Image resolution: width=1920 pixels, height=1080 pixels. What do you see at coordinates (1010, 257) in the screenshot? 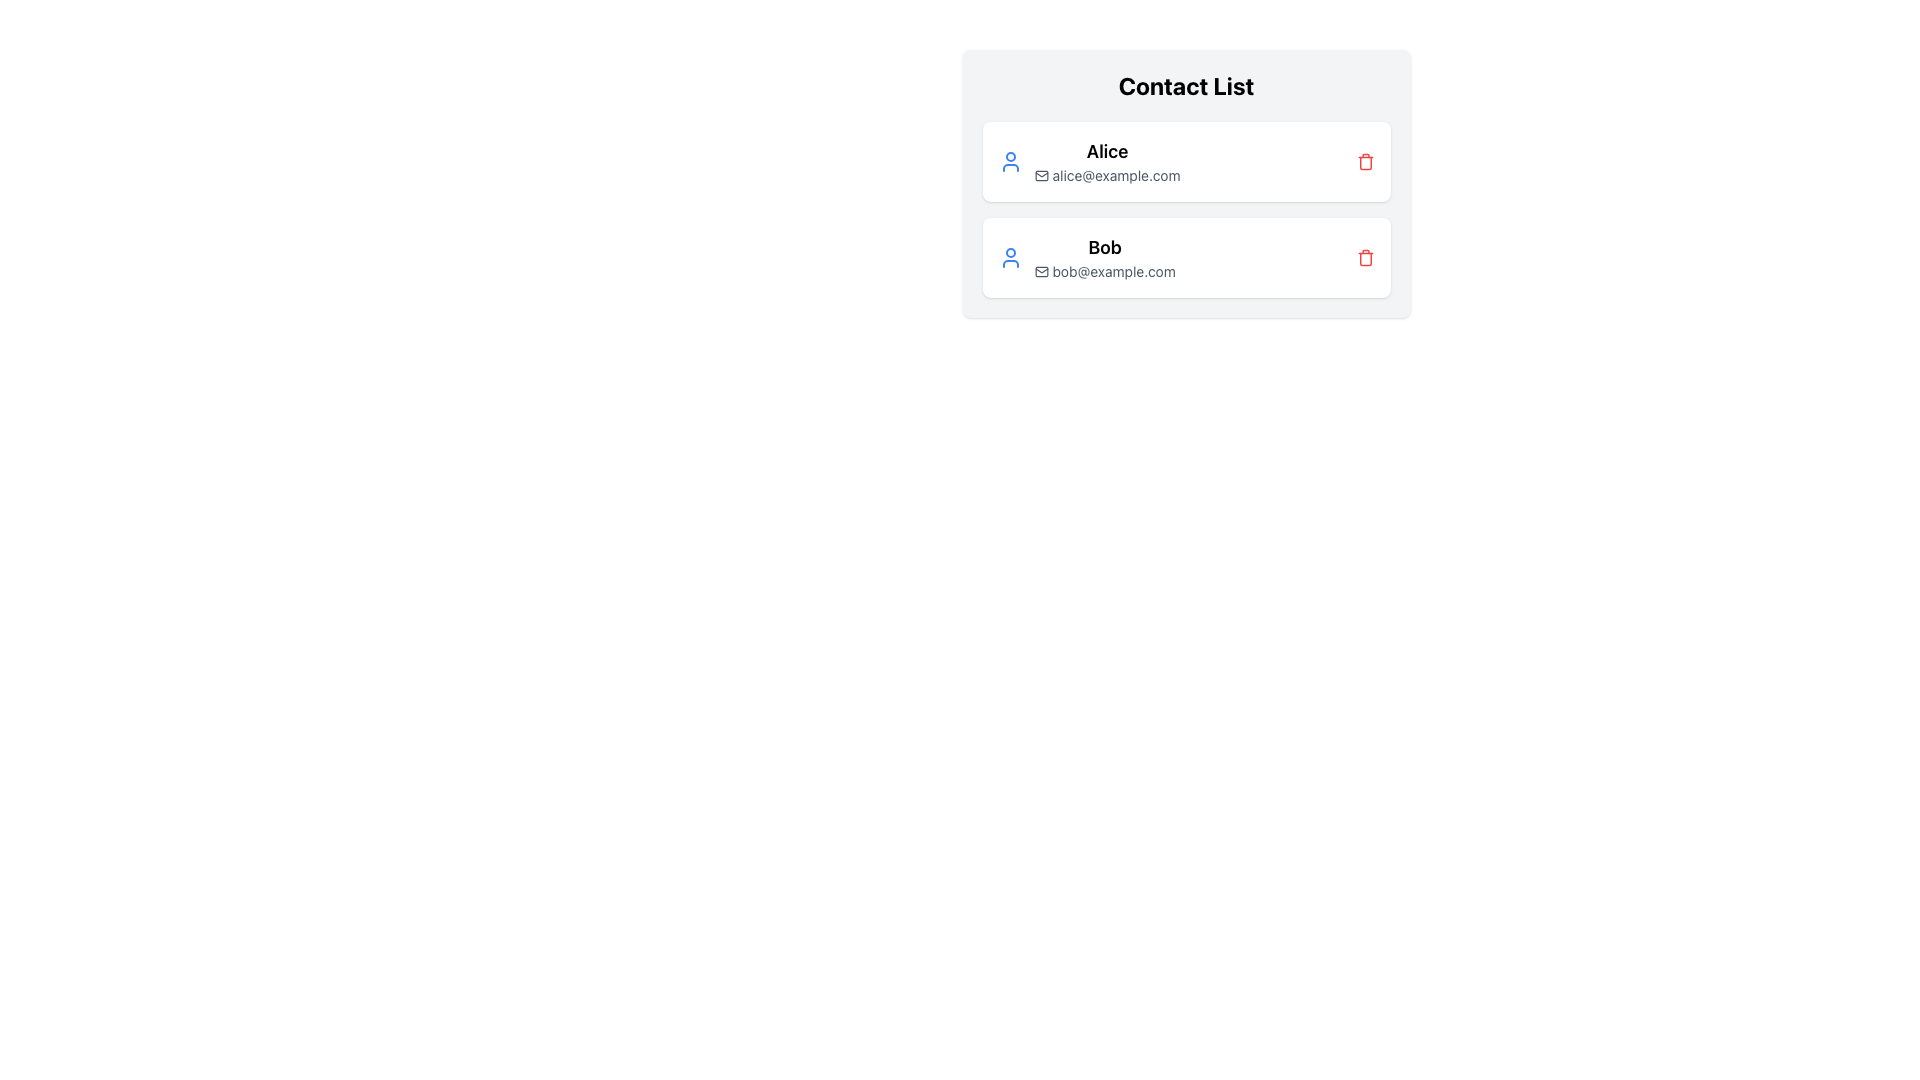
I see `the leftmost icon in the second row of the contact list that represents Bob's contact card` at bounding box center [1010, 257].